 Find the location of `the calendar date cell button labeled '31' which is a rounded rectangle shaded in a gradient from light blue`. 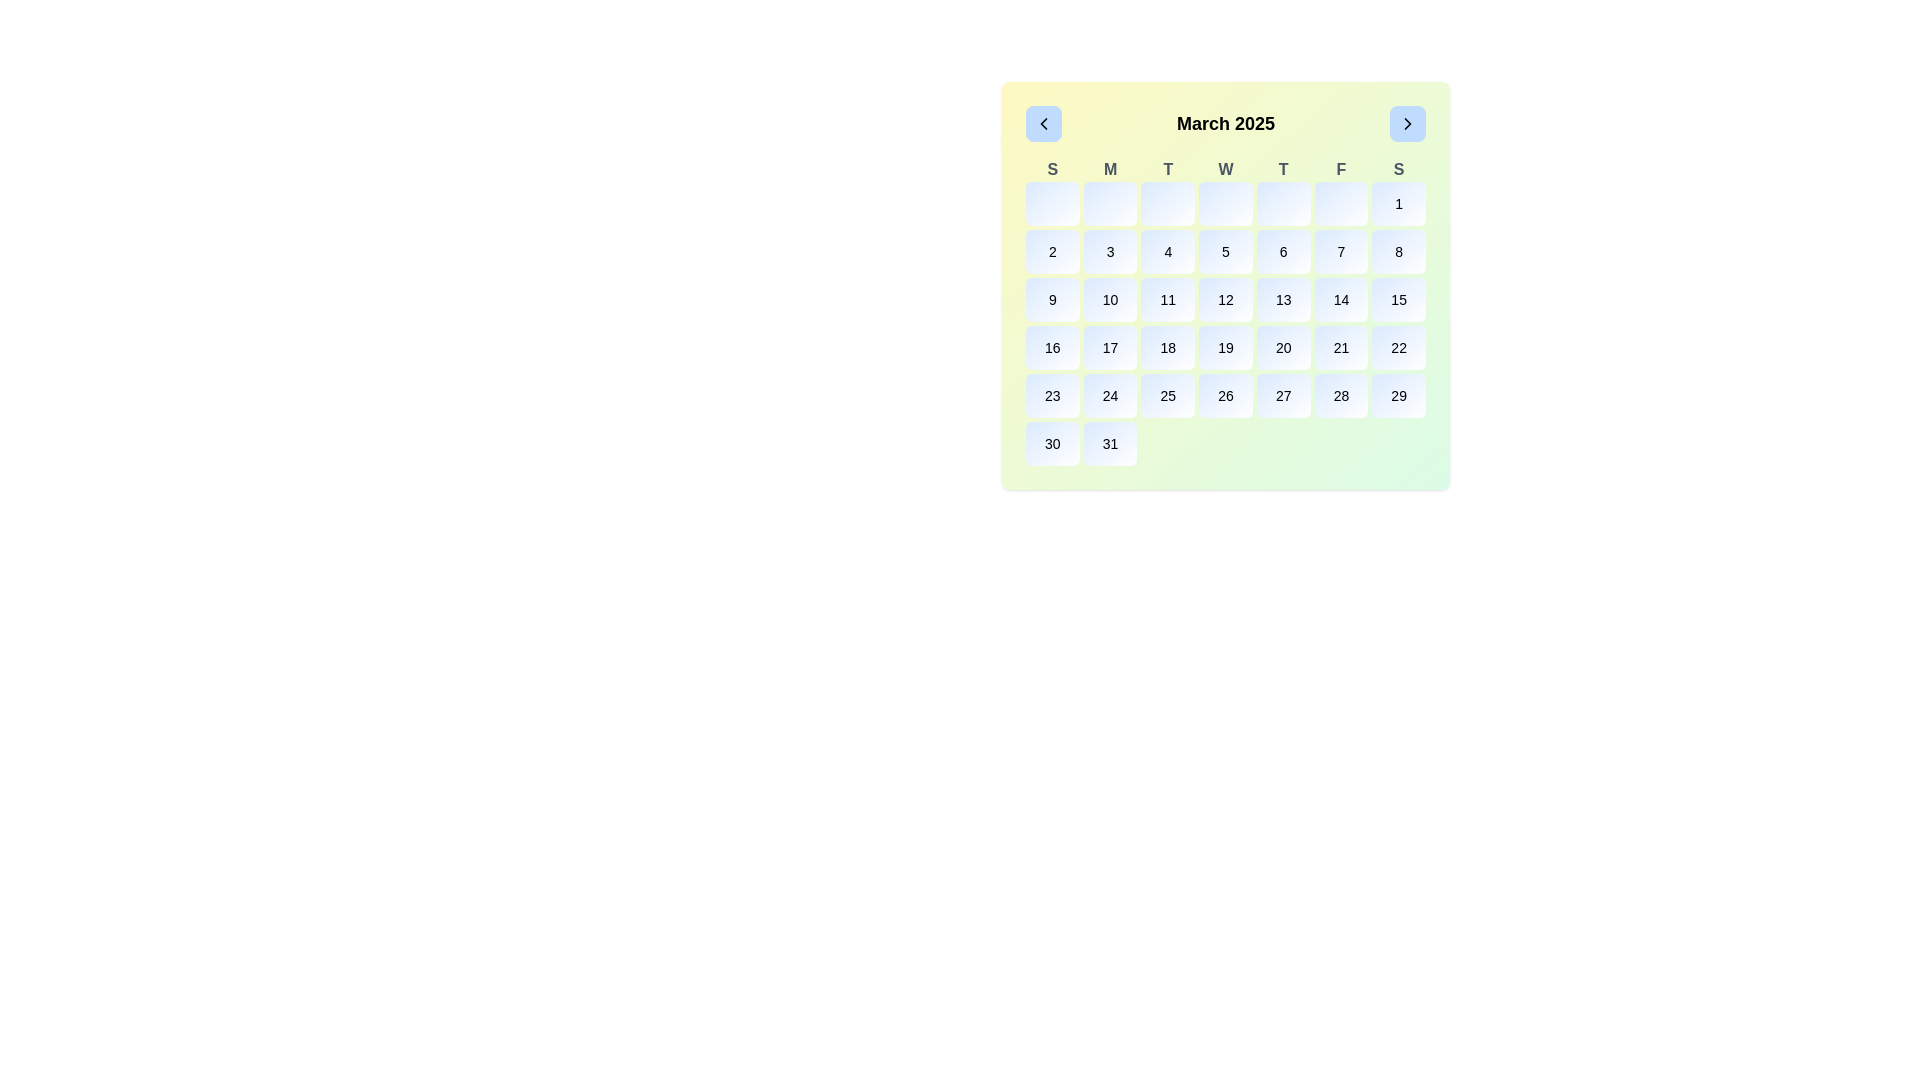

the calendar date cell button labeled '31' which is a rounded rectangle shaded in a gradient from light blue is located at coordinates (1109, 442).